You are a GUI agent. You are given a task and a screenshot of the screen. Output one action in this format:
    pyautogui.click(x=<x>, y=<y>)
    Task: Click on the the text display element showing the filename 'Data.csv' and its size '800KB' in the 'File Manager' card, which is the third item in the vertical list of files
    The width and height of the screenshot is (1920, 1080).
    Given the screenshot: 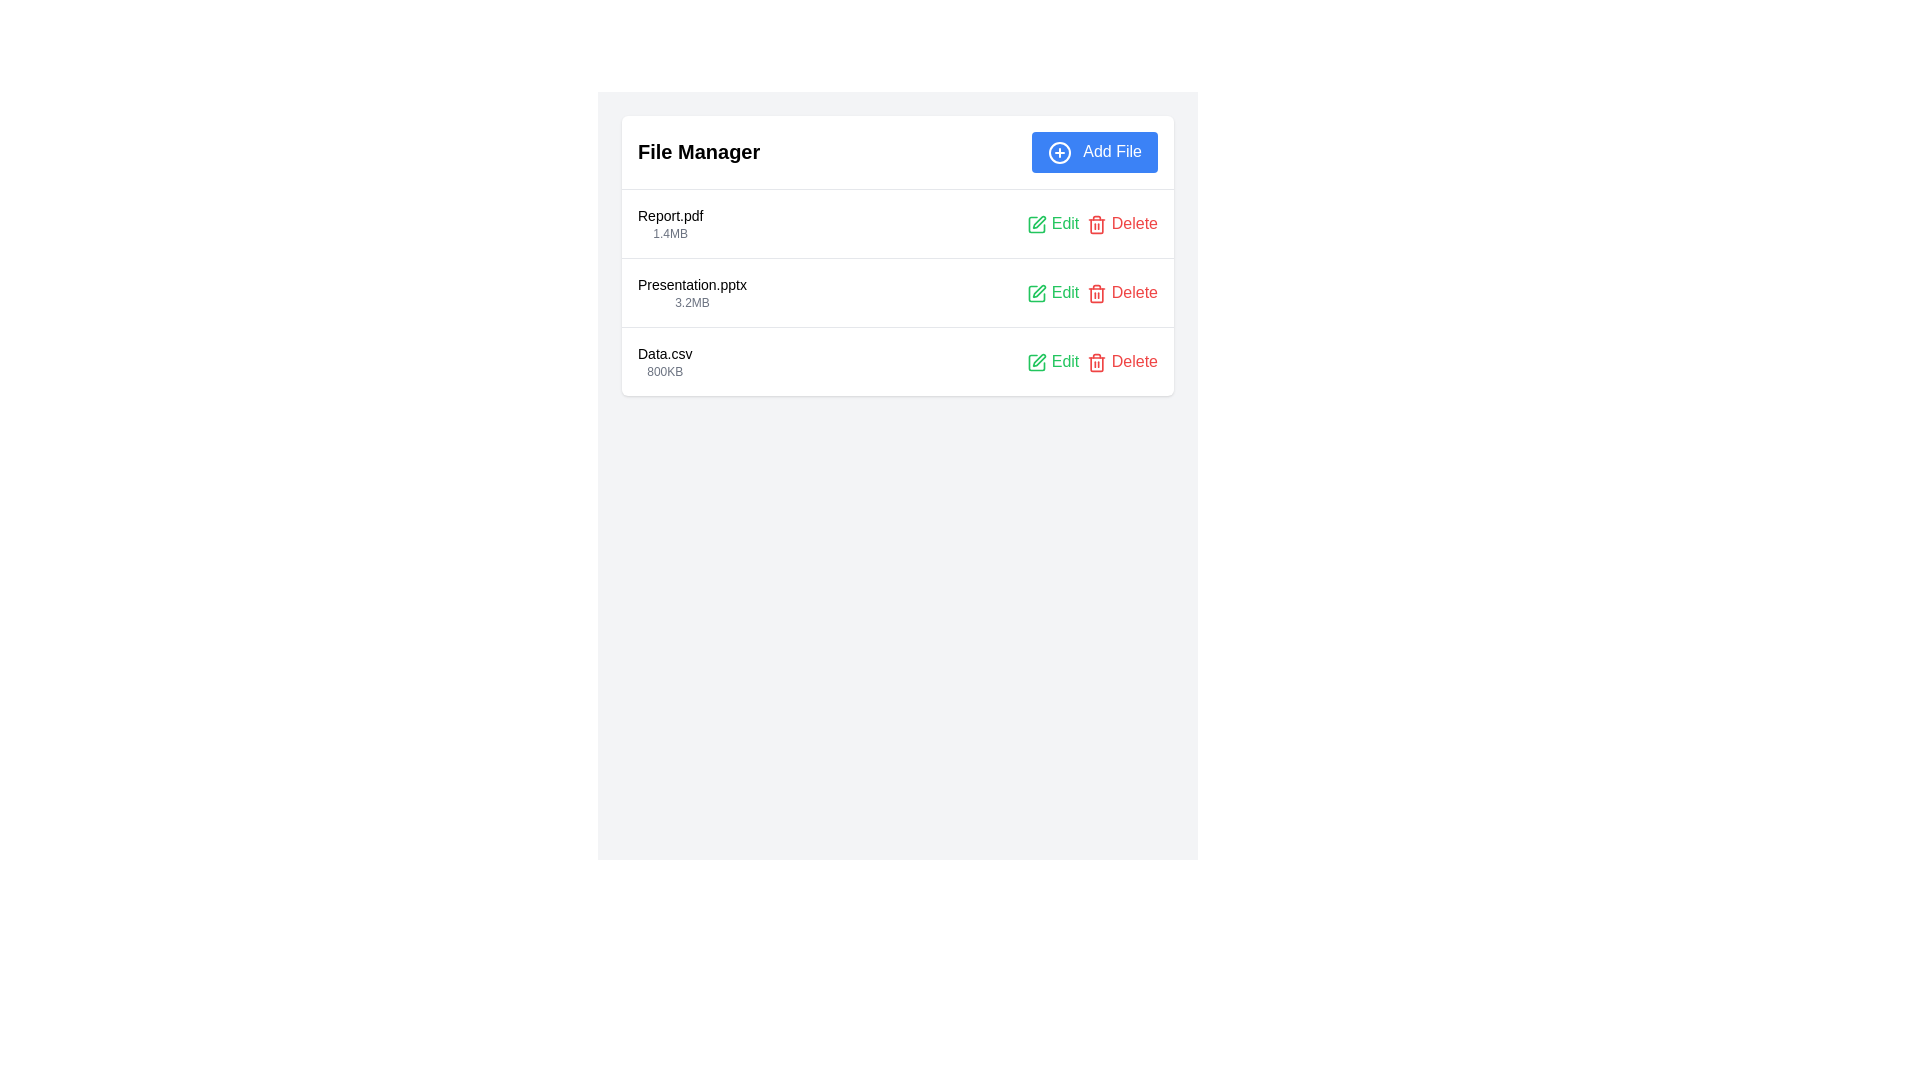 What is the action you would take?
    pyautogui.click(x=665, y=361)
    